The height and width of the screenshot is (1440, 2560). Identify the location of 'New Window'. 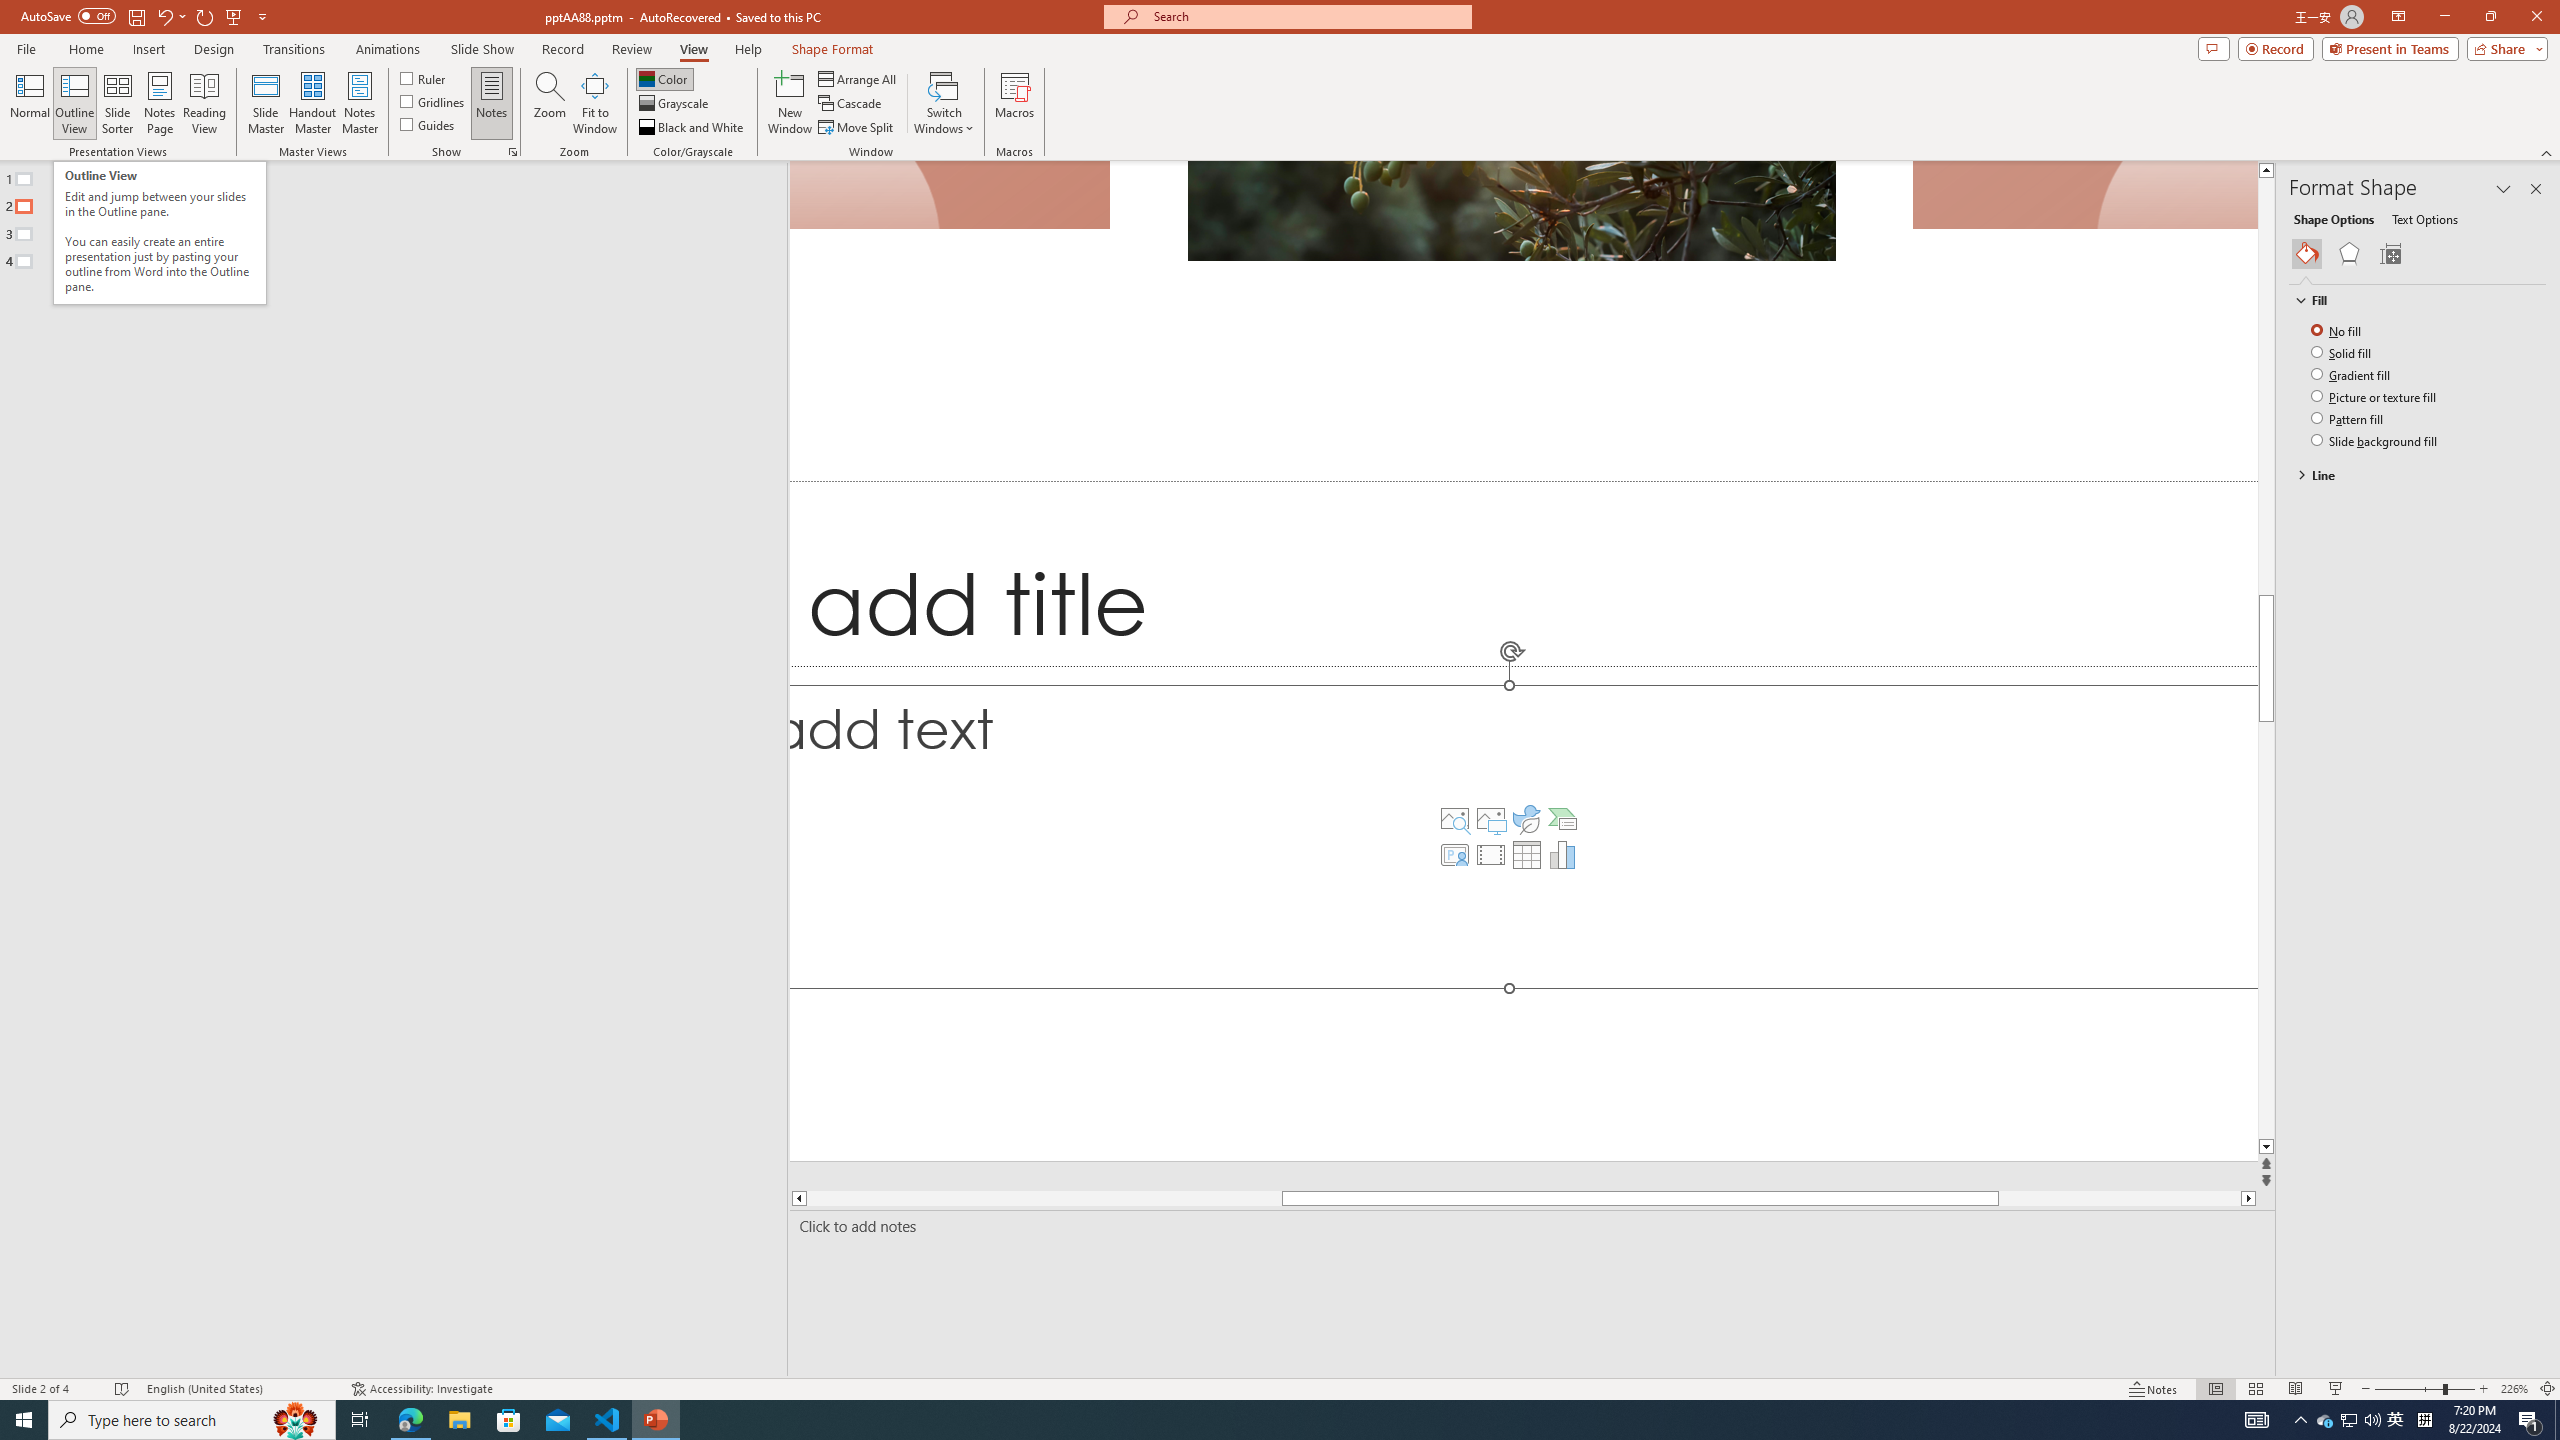
(788, 103).